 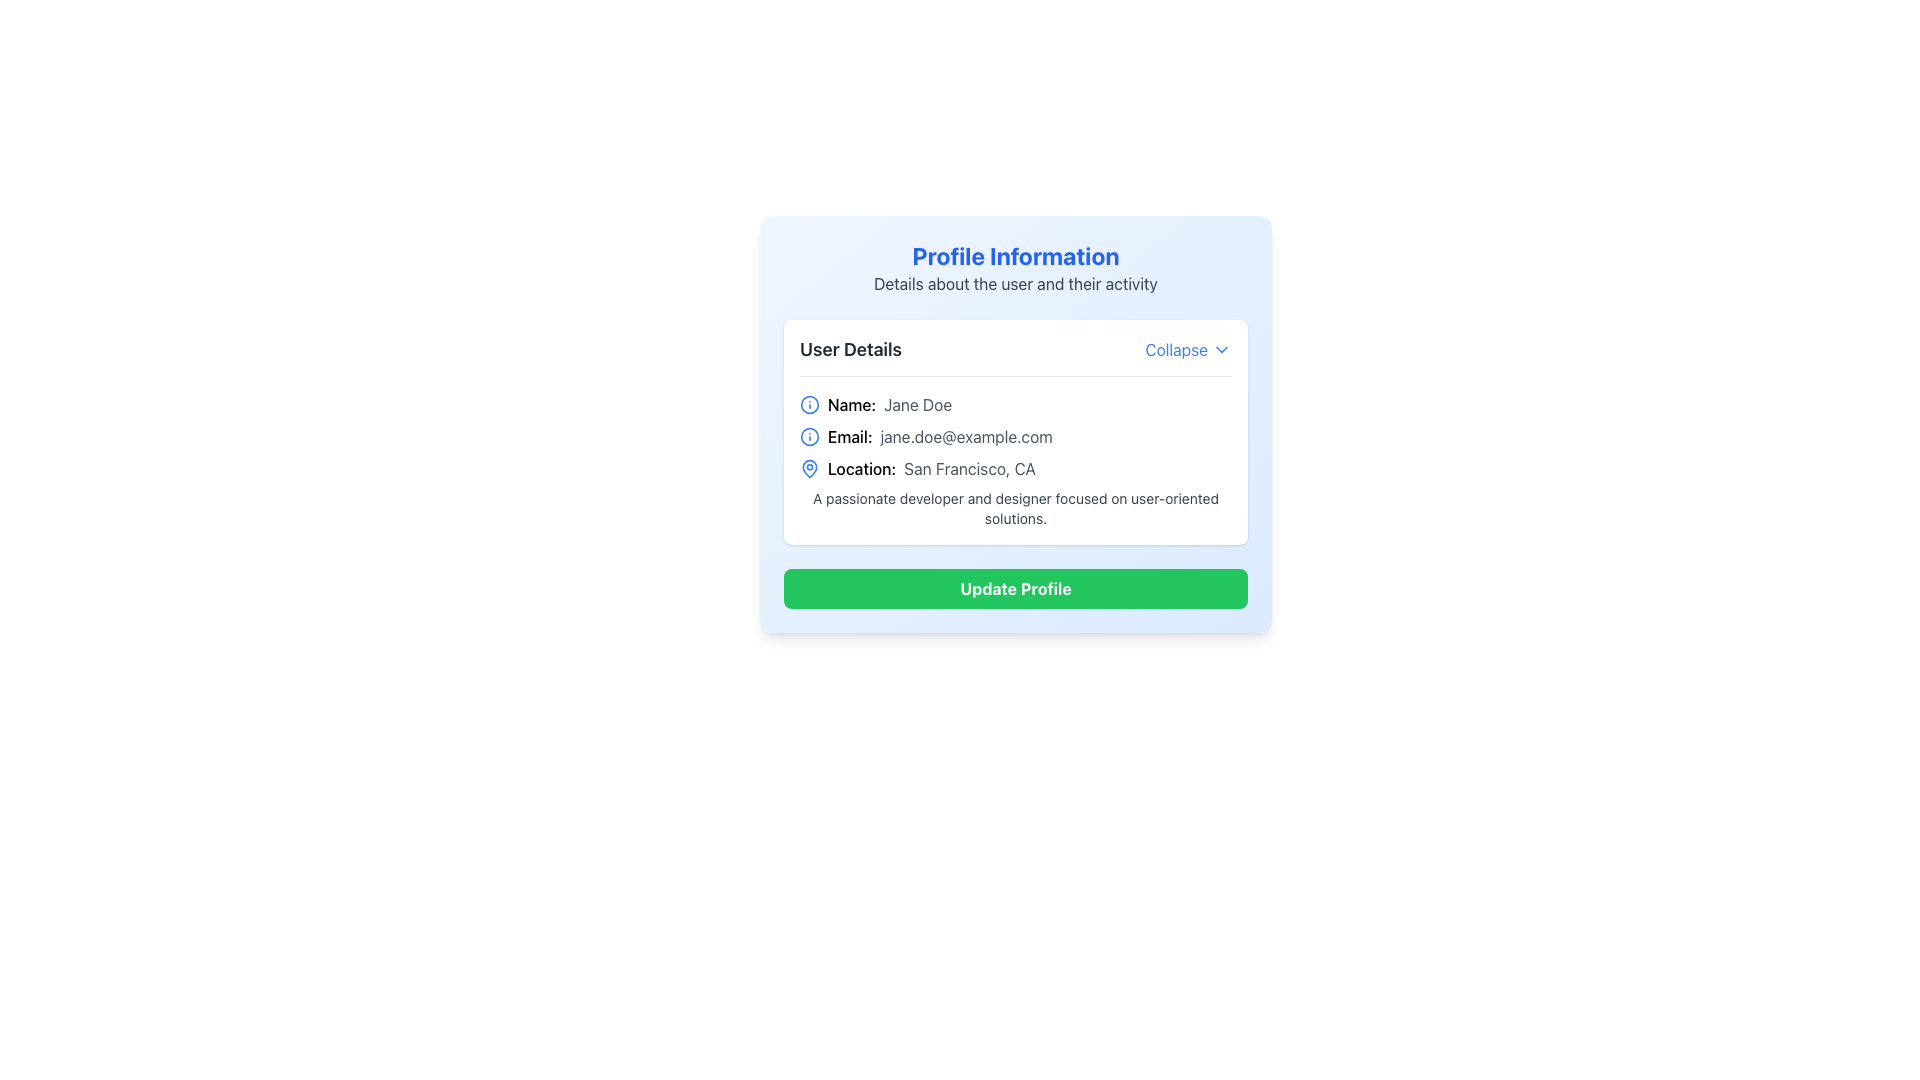 What do you see at coordinates (1016, 266) in the screenshot?
I see `information displayed in the 'Profile Information' header and its subtitle, which includes details about the user and their activity` at bounding box center [1016, 266].